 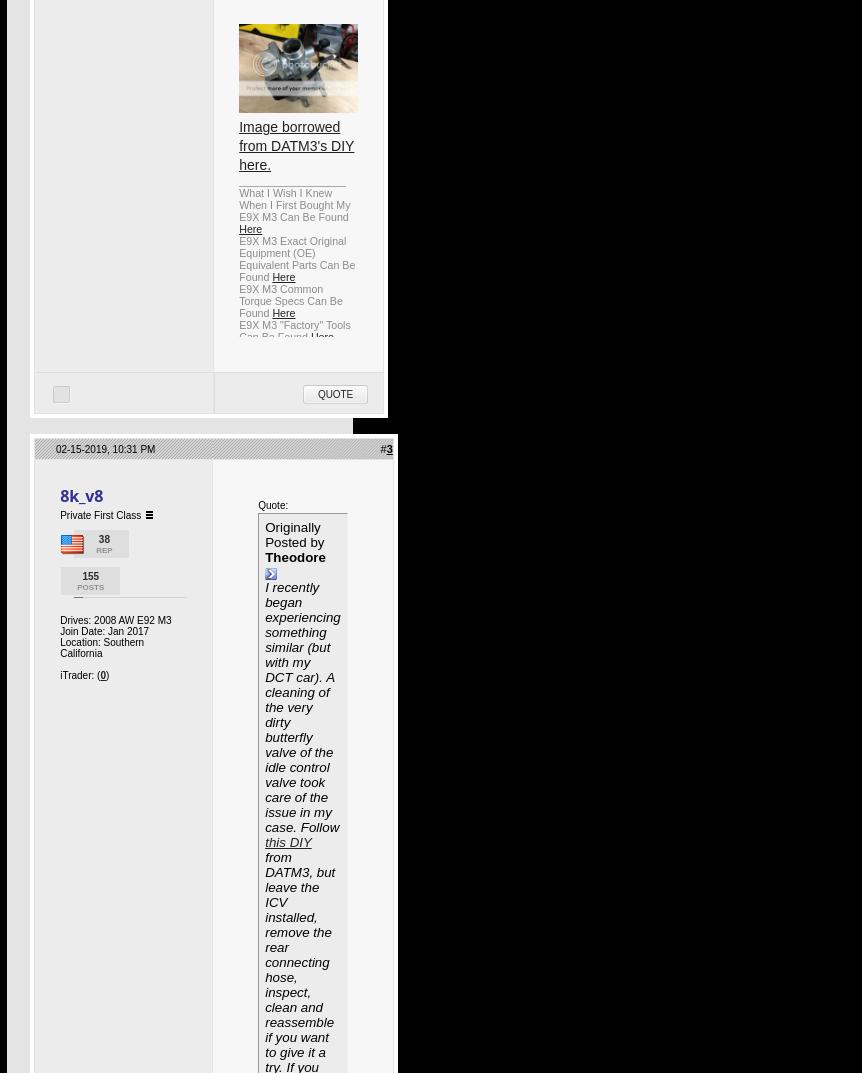 I want to click on 'iTrader: (', so click(x=78, y=675).